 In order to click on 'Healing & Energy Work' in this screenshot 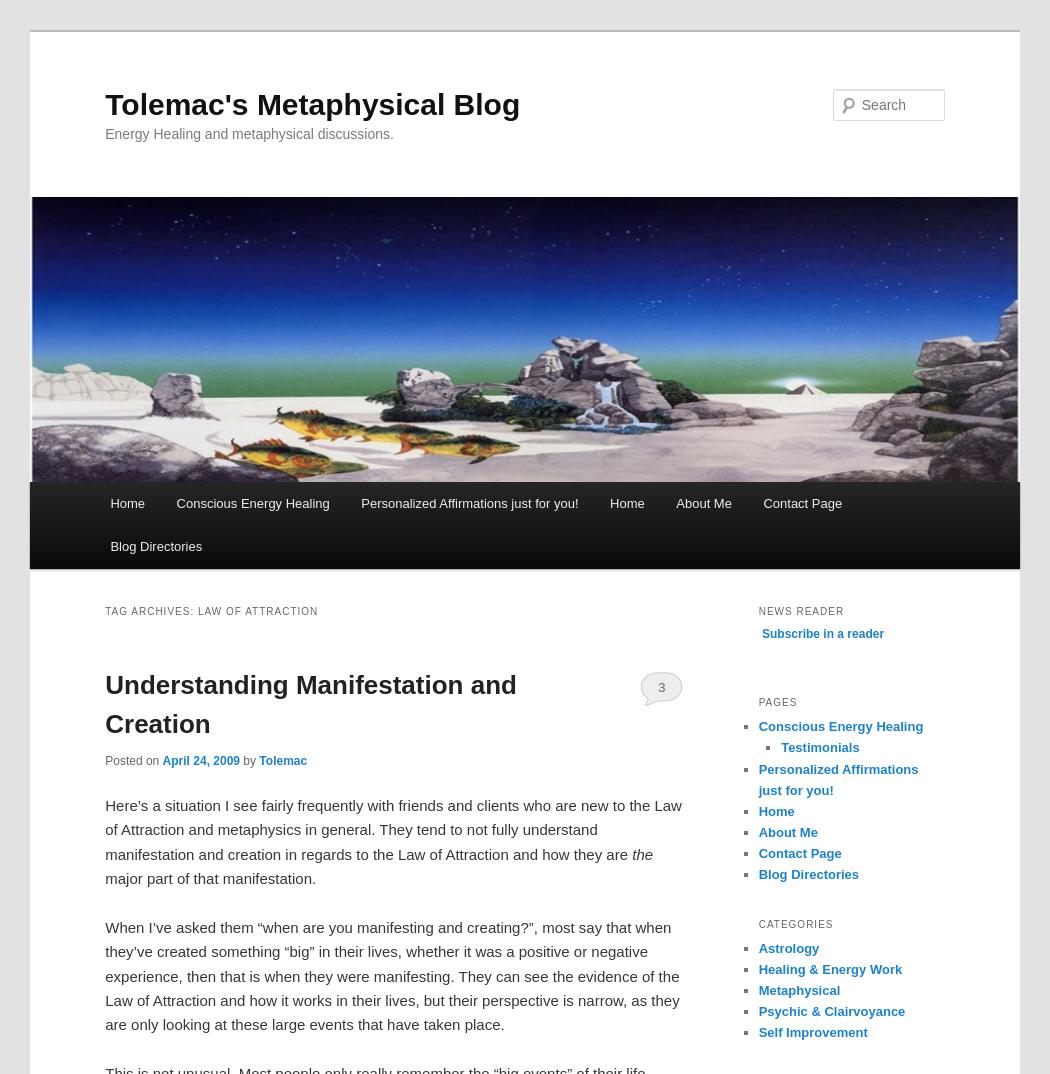, I will do `click(757, 967)`.